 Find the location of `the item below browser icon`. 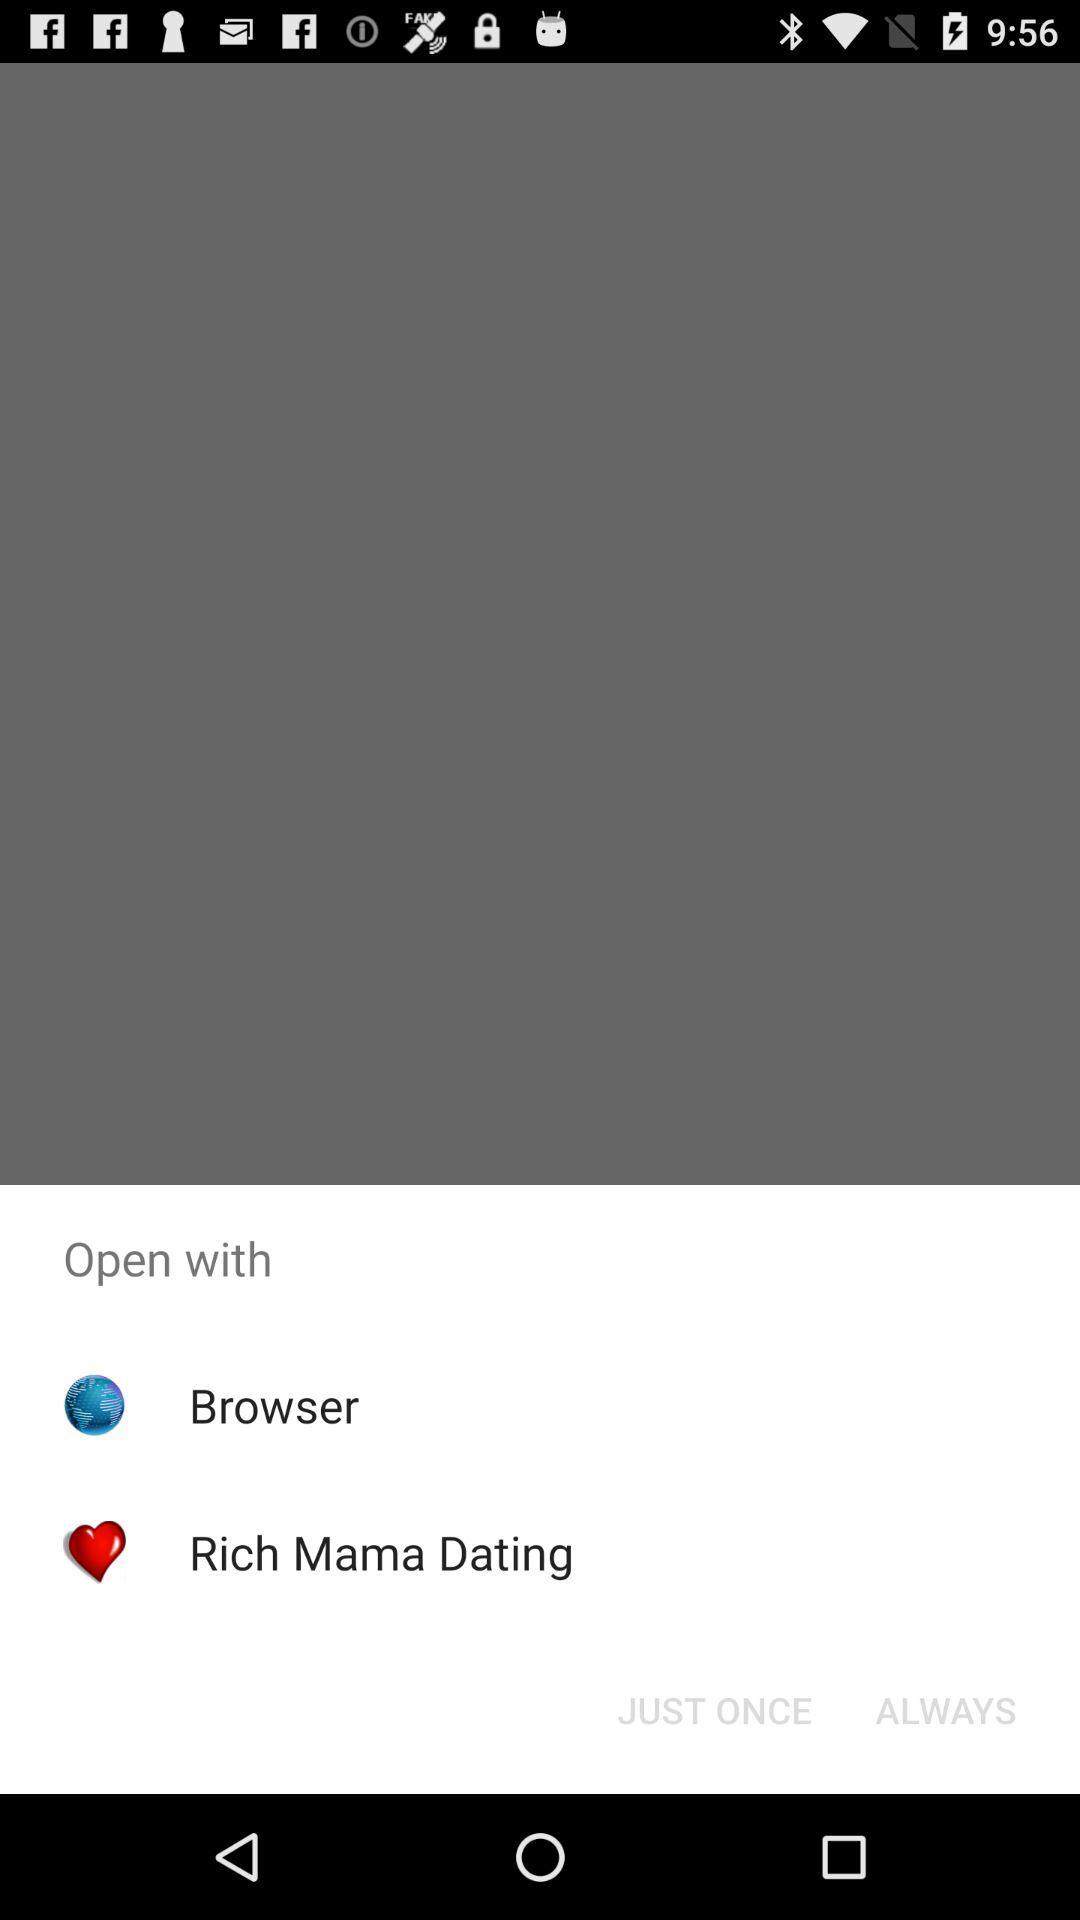

the item below browser icon is located at coordinates (381, 1551).